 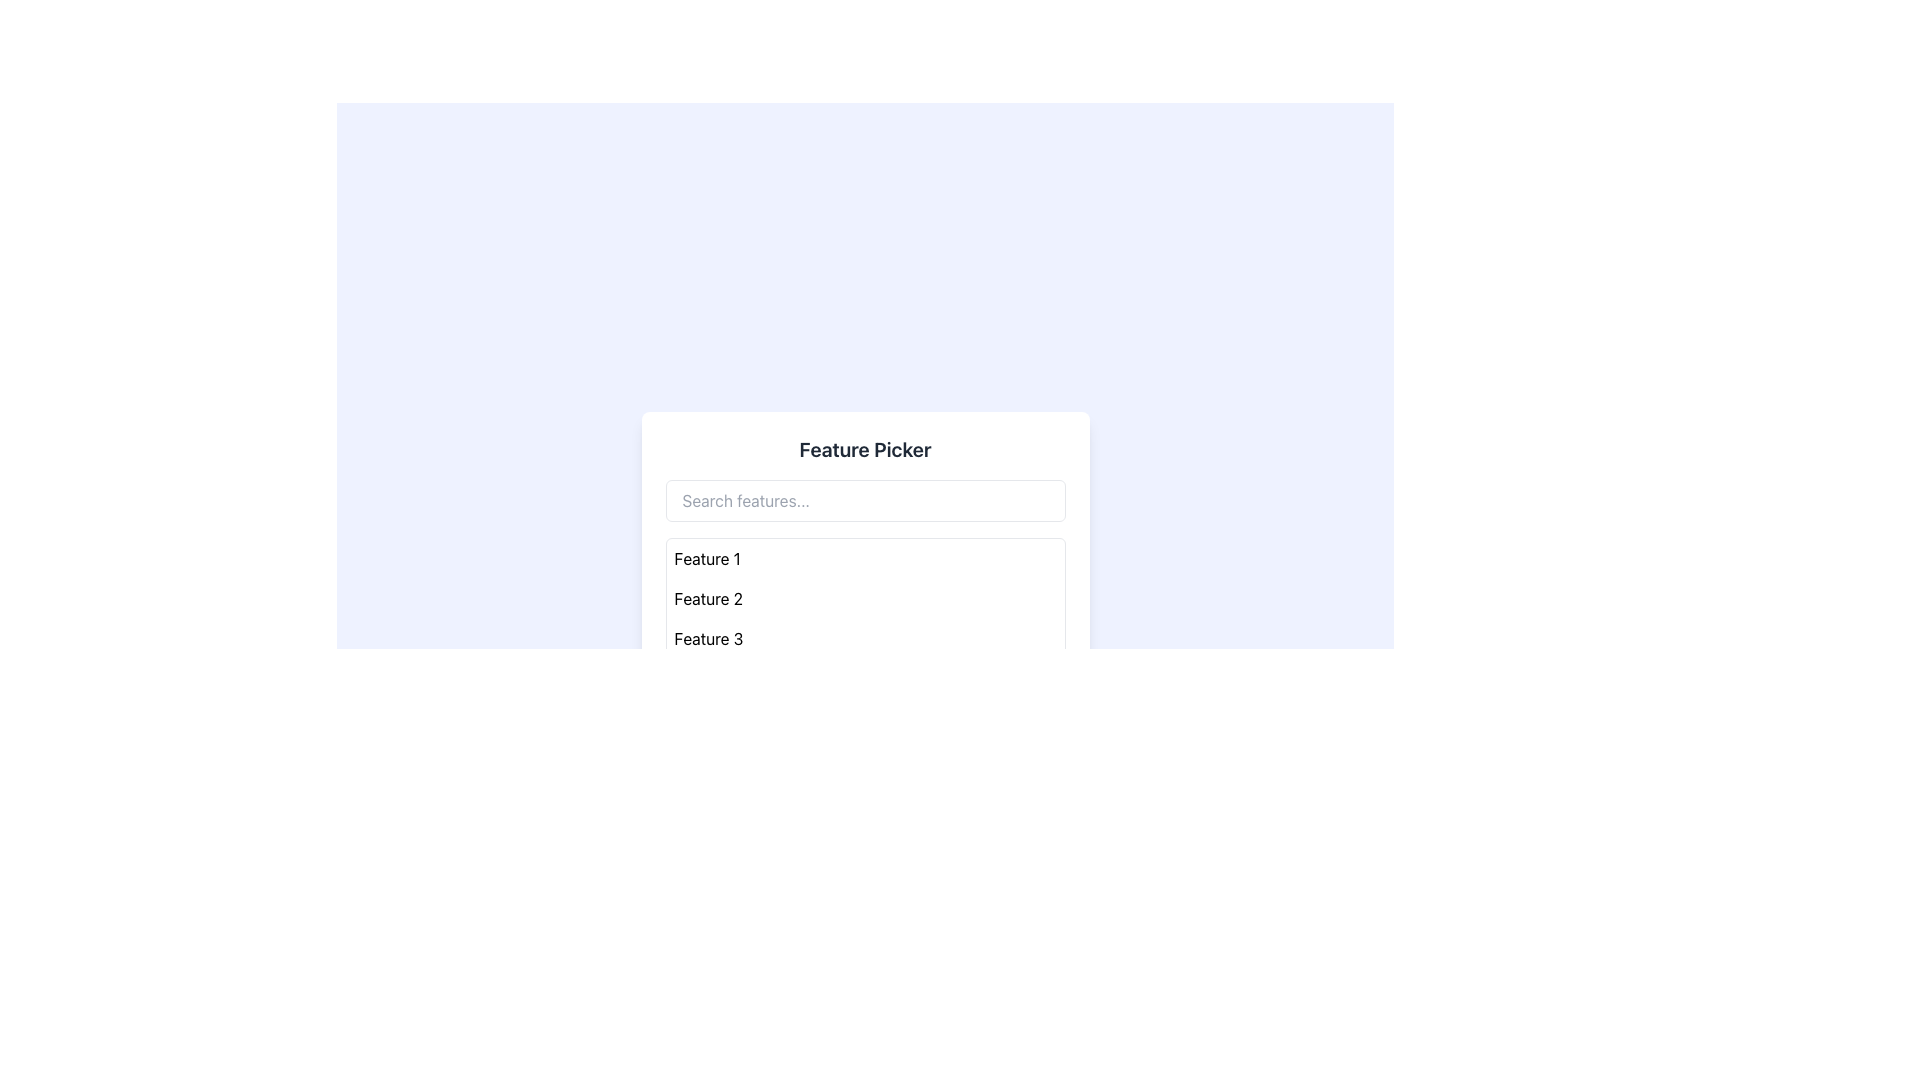 What do you see at coordinates (865, 597) in the screenshot?
I see `the 'Feature 2' list item` at bounding box center [865, 597].